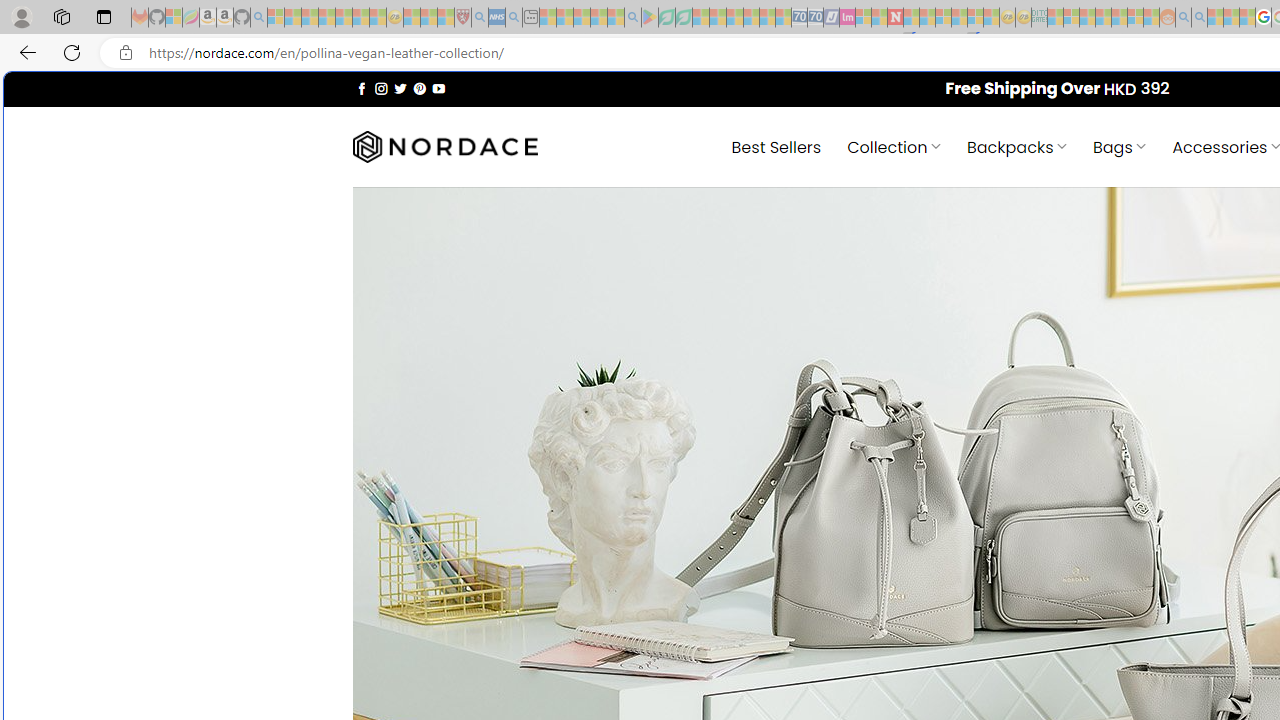  I want to click on 'Follow on YouTube', so click(438, 87).